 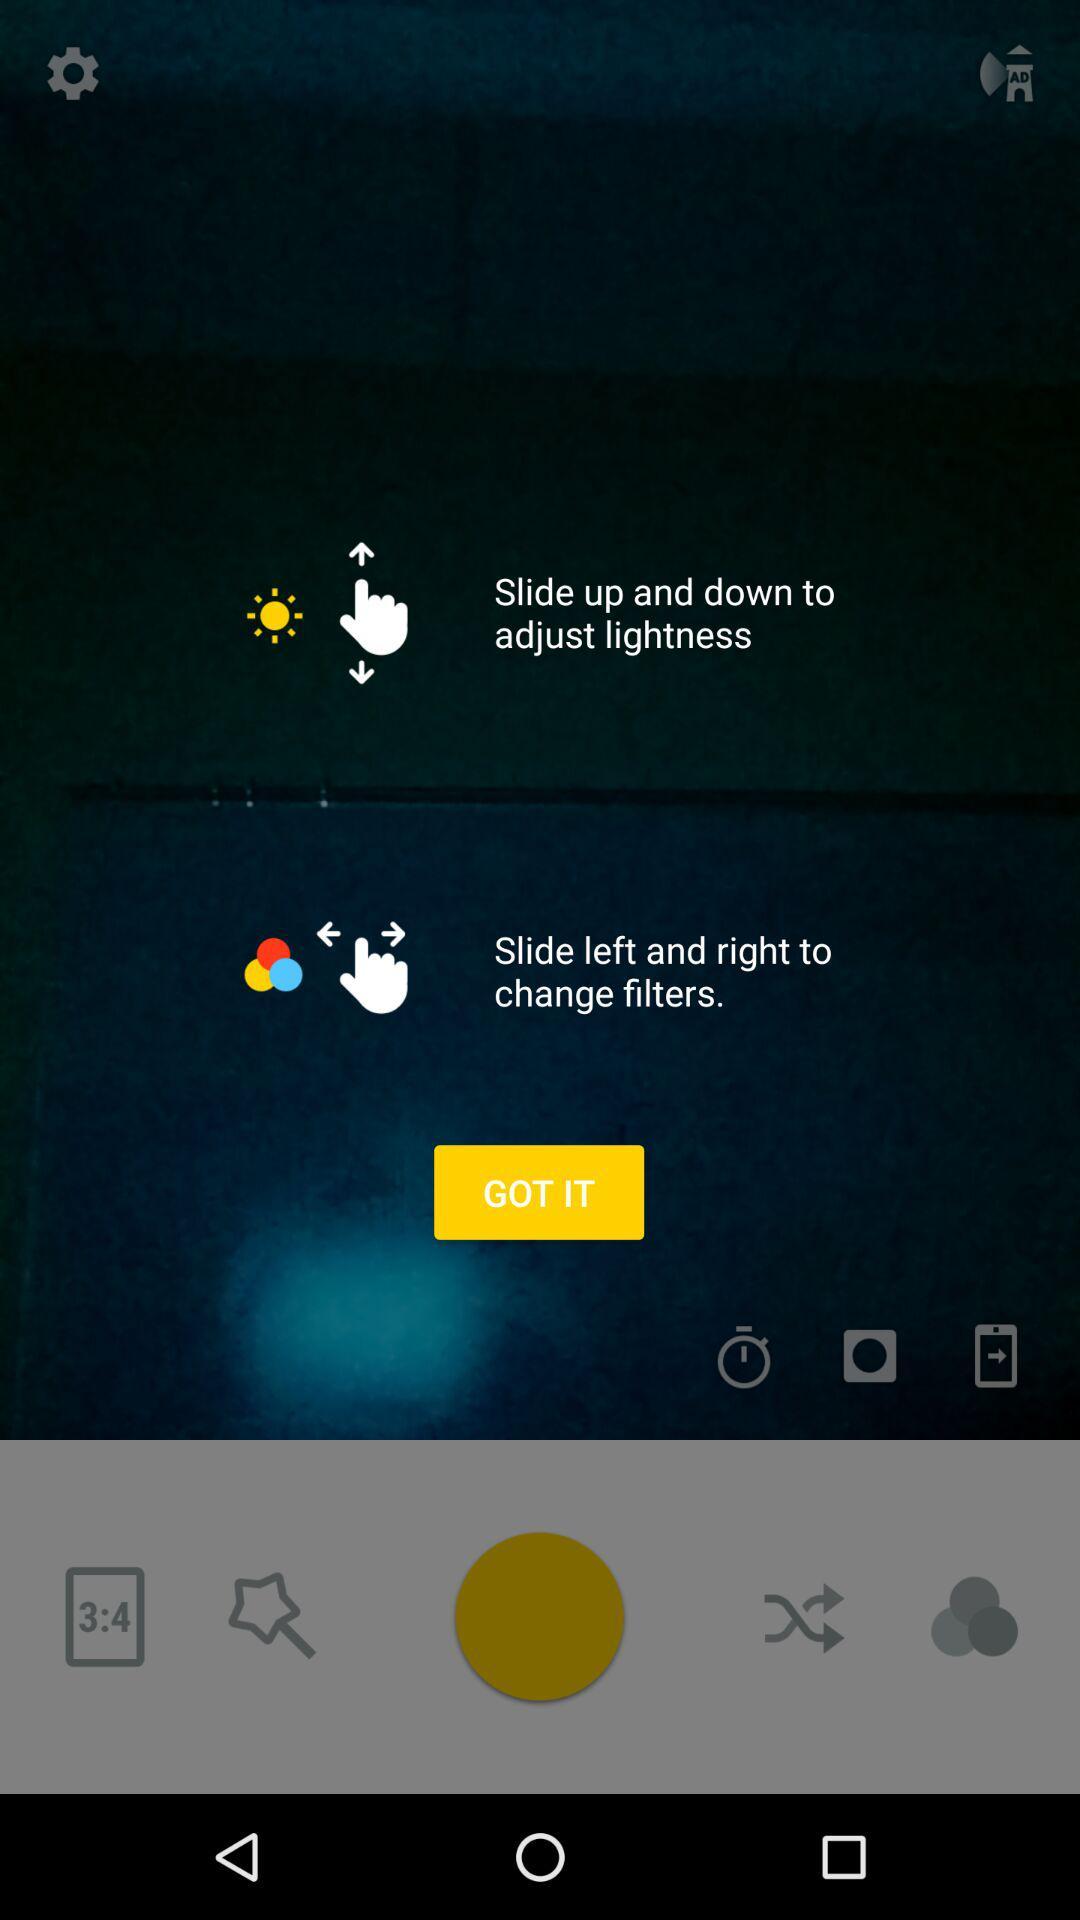 I want to click on adjust the timer, so click(x=744, y=1356).